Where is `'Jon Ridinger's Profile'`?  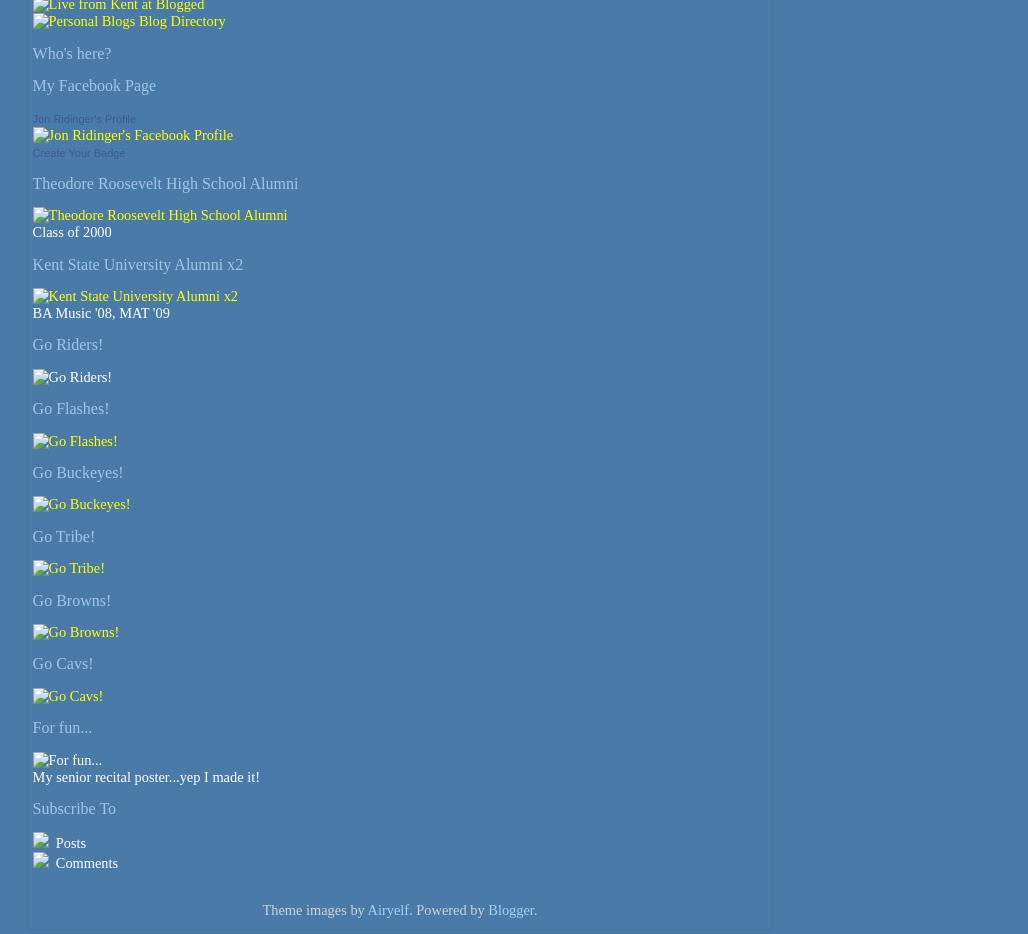
'Jon Ridinger's Profile' is located at coordinates (82, 116).